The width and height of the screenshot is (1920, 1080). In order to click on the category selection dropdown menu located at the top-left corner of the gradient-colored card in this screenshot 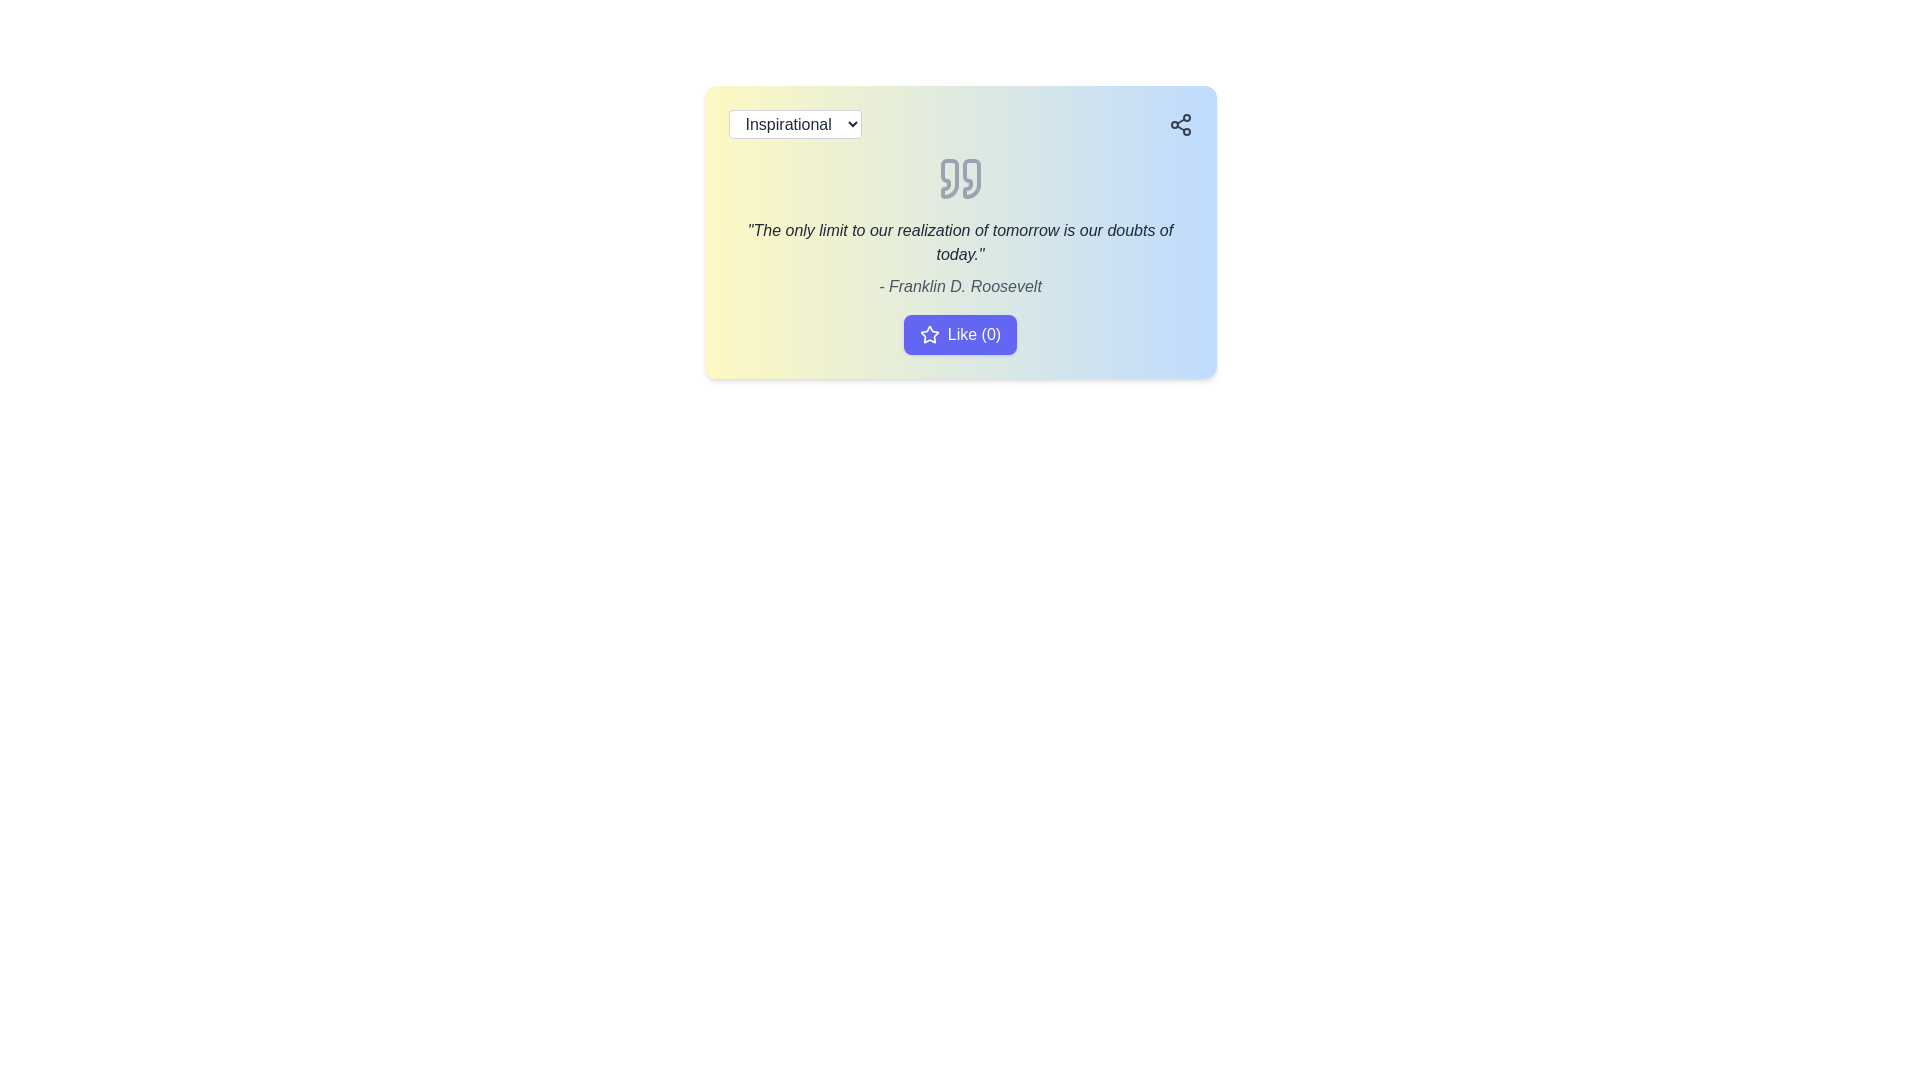, I will do `click(794, 123)`.